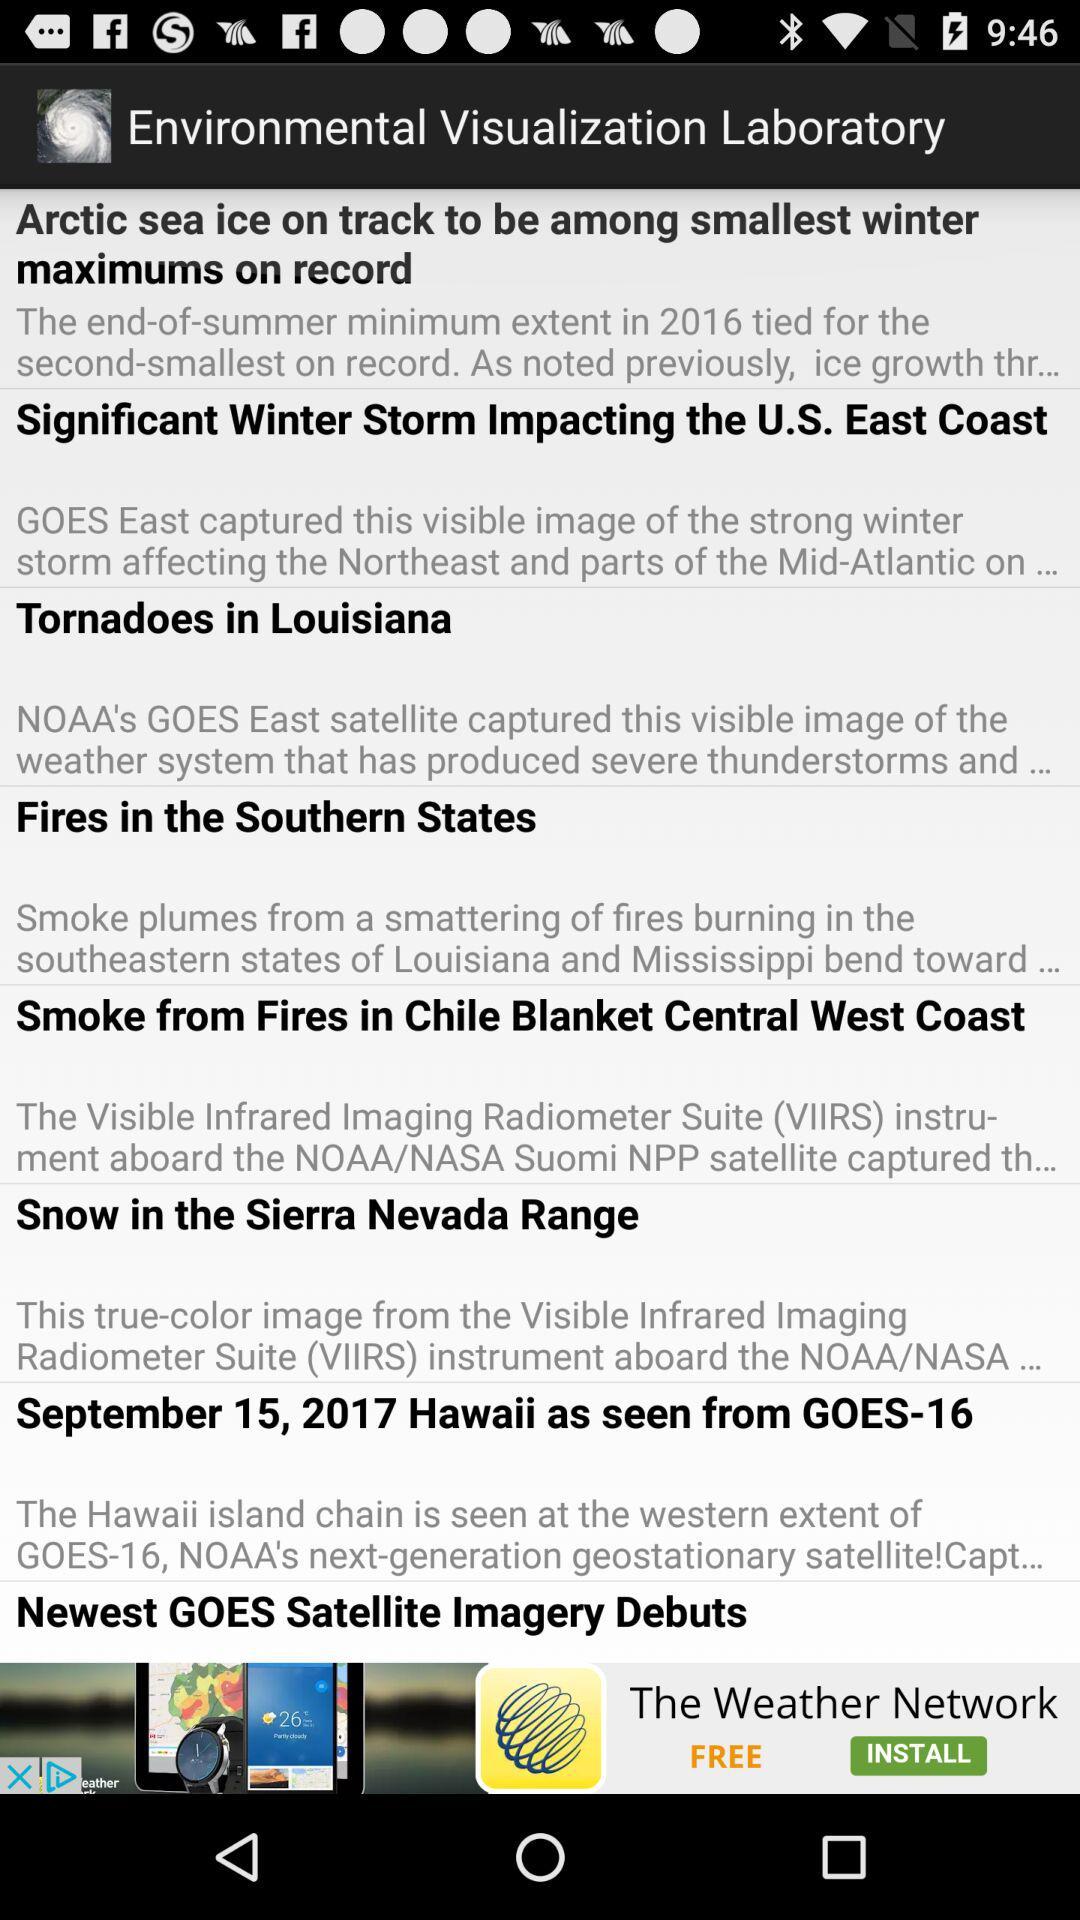  Describe the element at coordinates (540, 1727) in the screenshot. I see `open advertisement` at that location.